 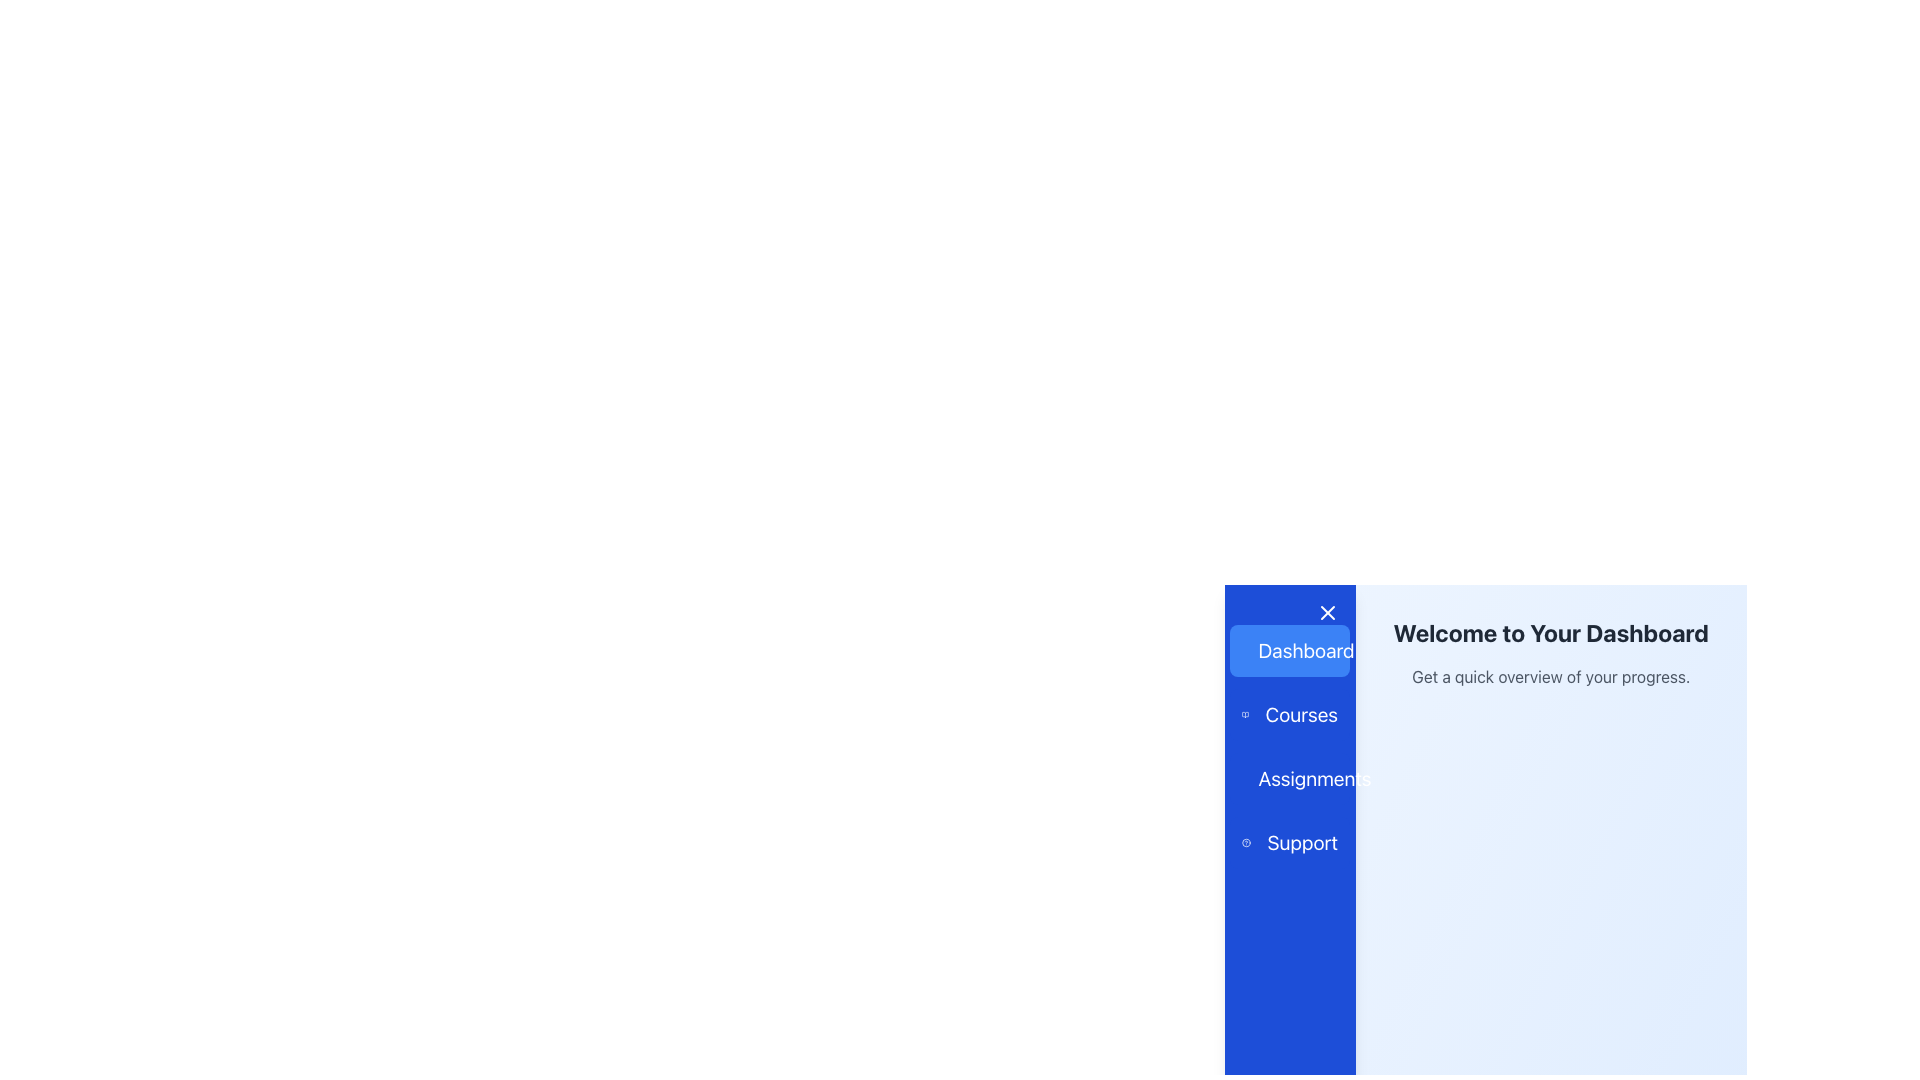 What do you see at coordinates (1315, 778) in the screenshot?
I see `the 'Assignments' text label in the vertical menu list located in the blue sidebar, positioned below 'Courses' and above 'Support'` at bounding box center [1315, 778].